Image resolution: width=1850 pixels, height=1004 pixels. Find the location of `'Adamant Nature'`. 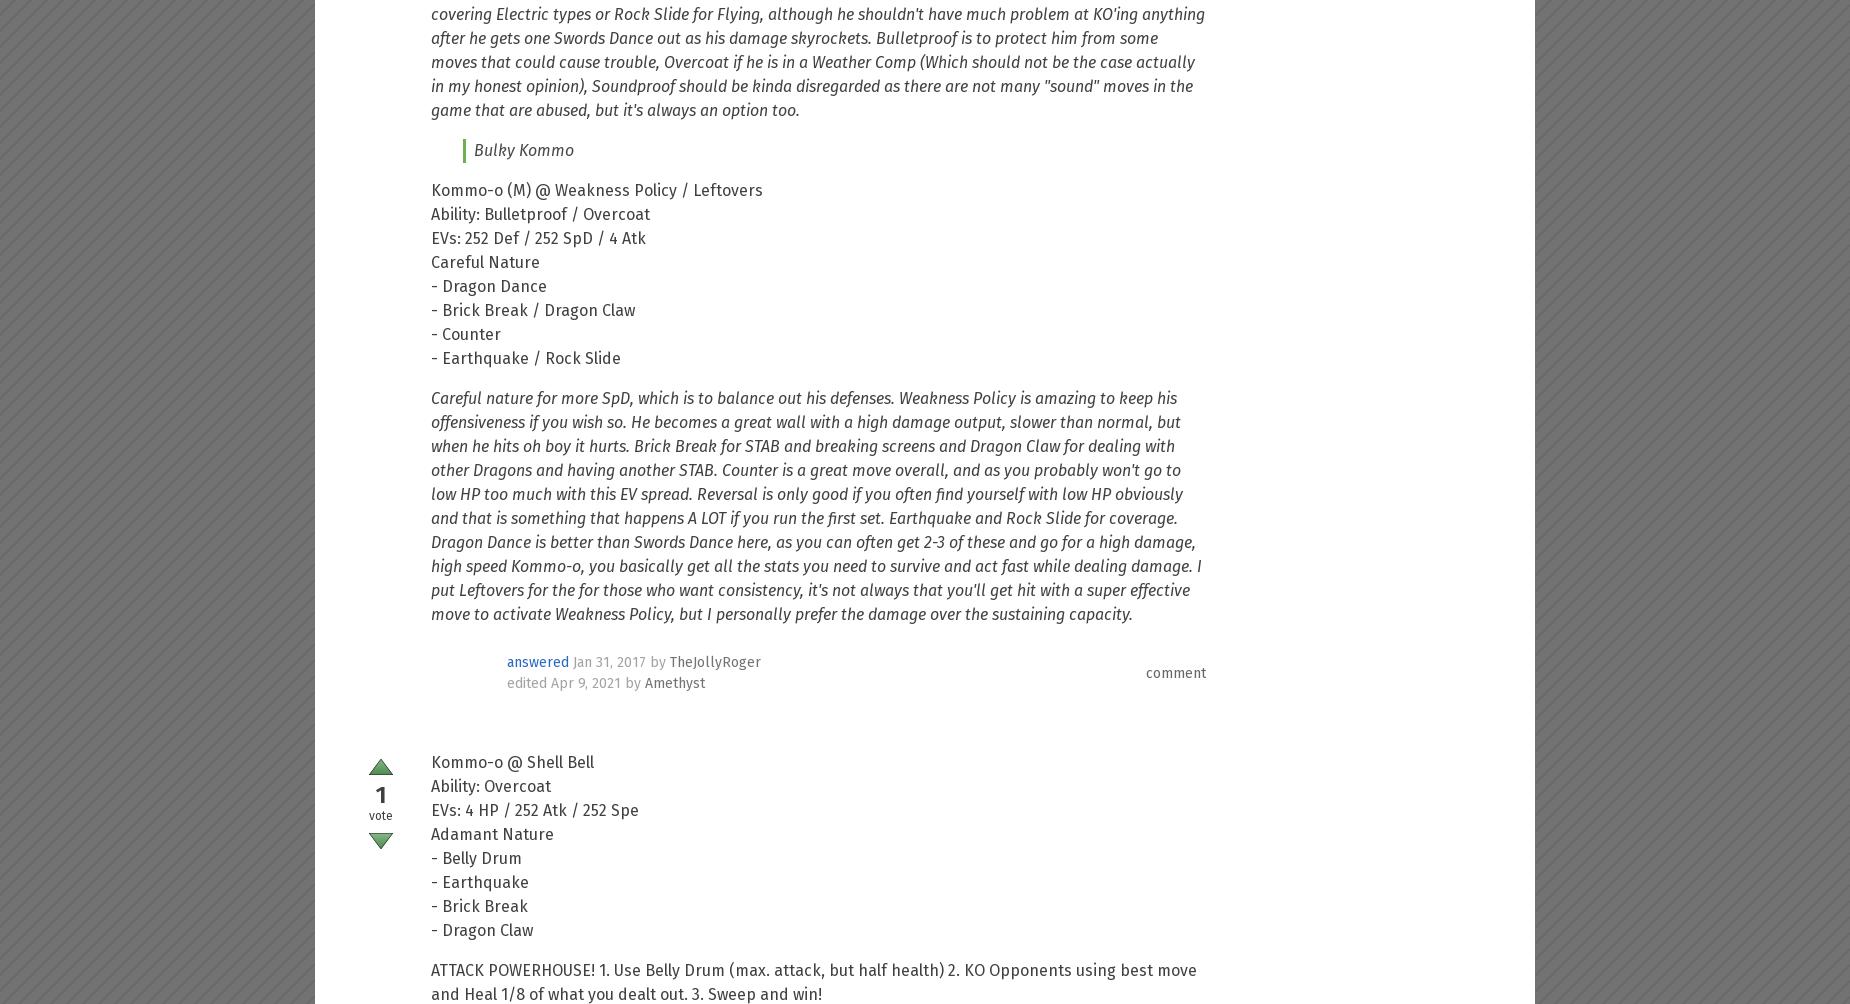

'Adamant Nature' is located at coordinates (430, 834).